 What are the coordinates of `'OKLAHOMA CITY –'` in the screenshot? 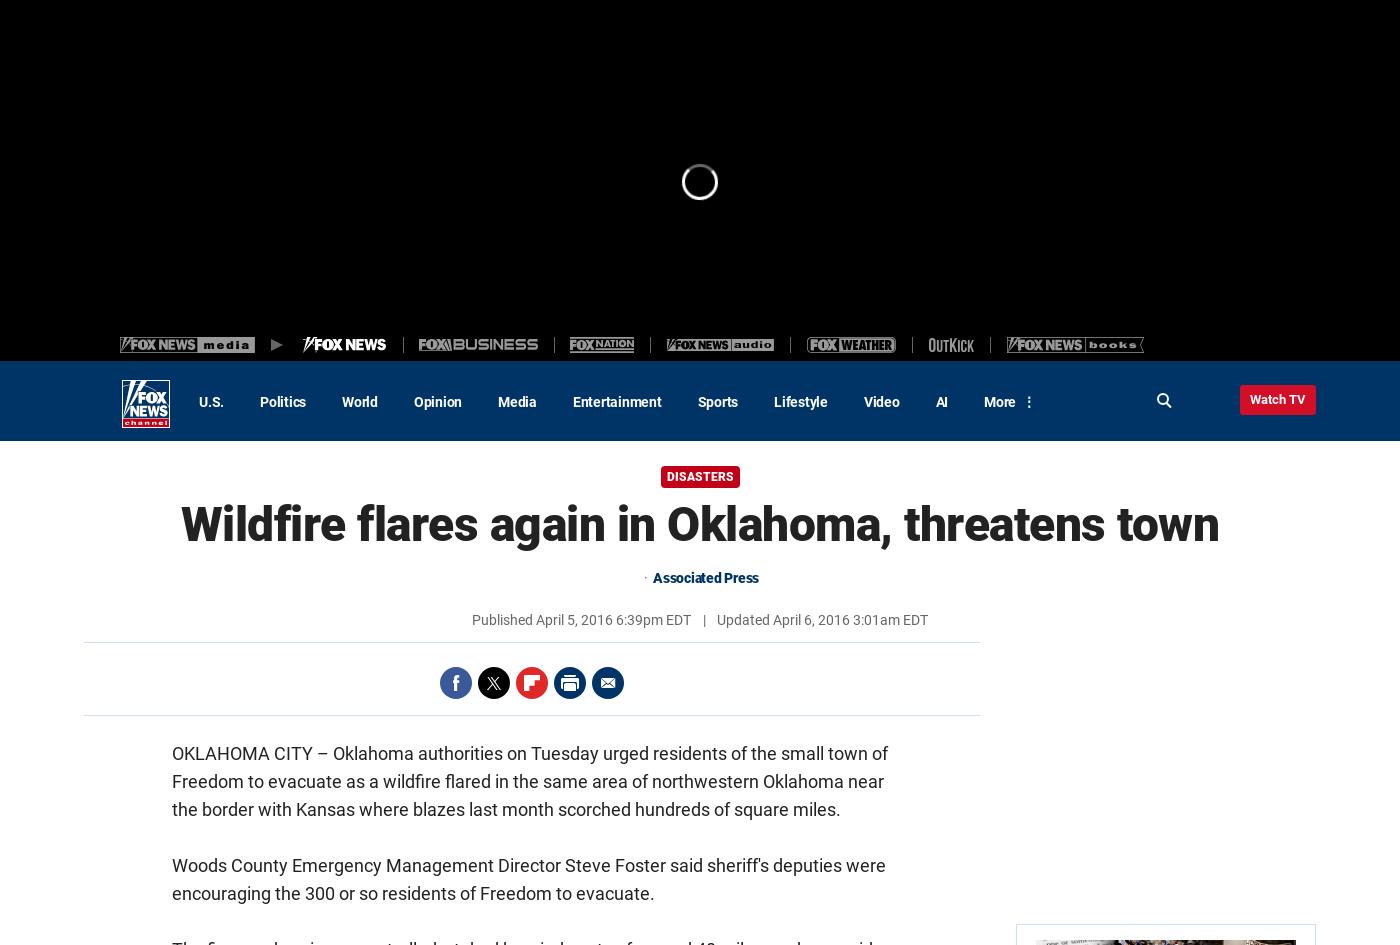 It's located at (252, 752).